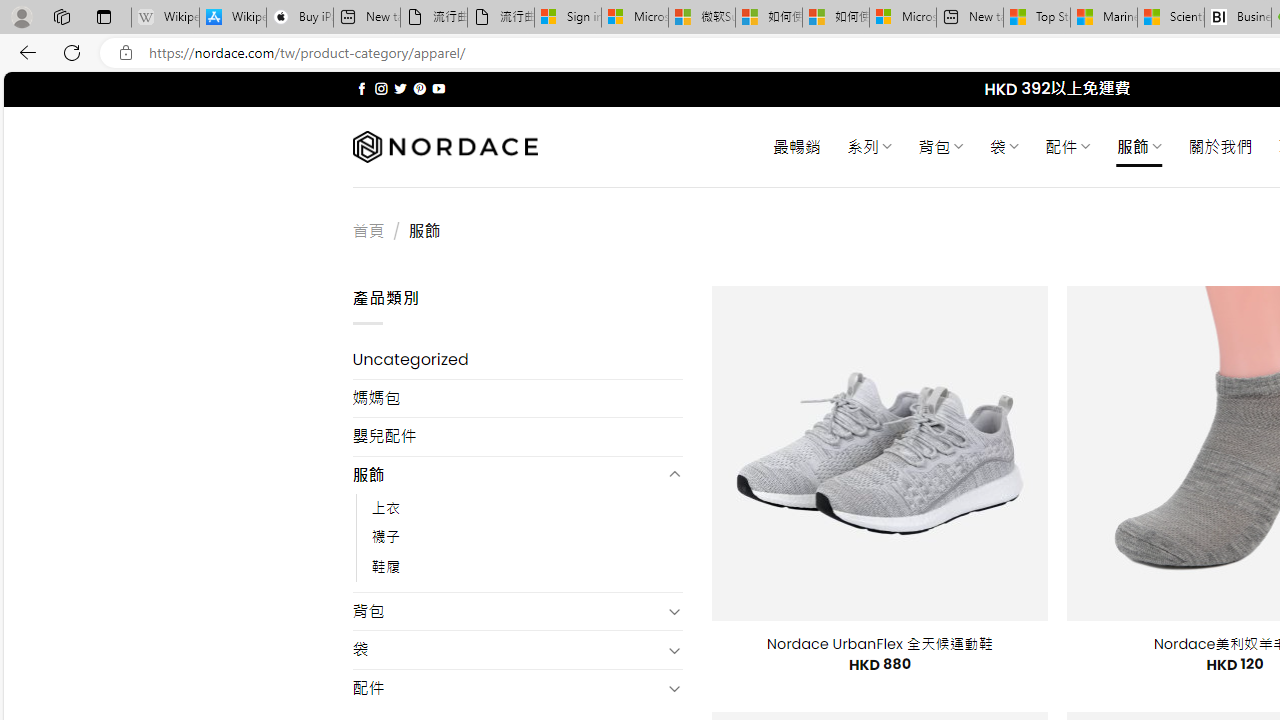 This screenshot has height=720, width=1280. I want to click on 'Uncategorized', so click(517, 360).